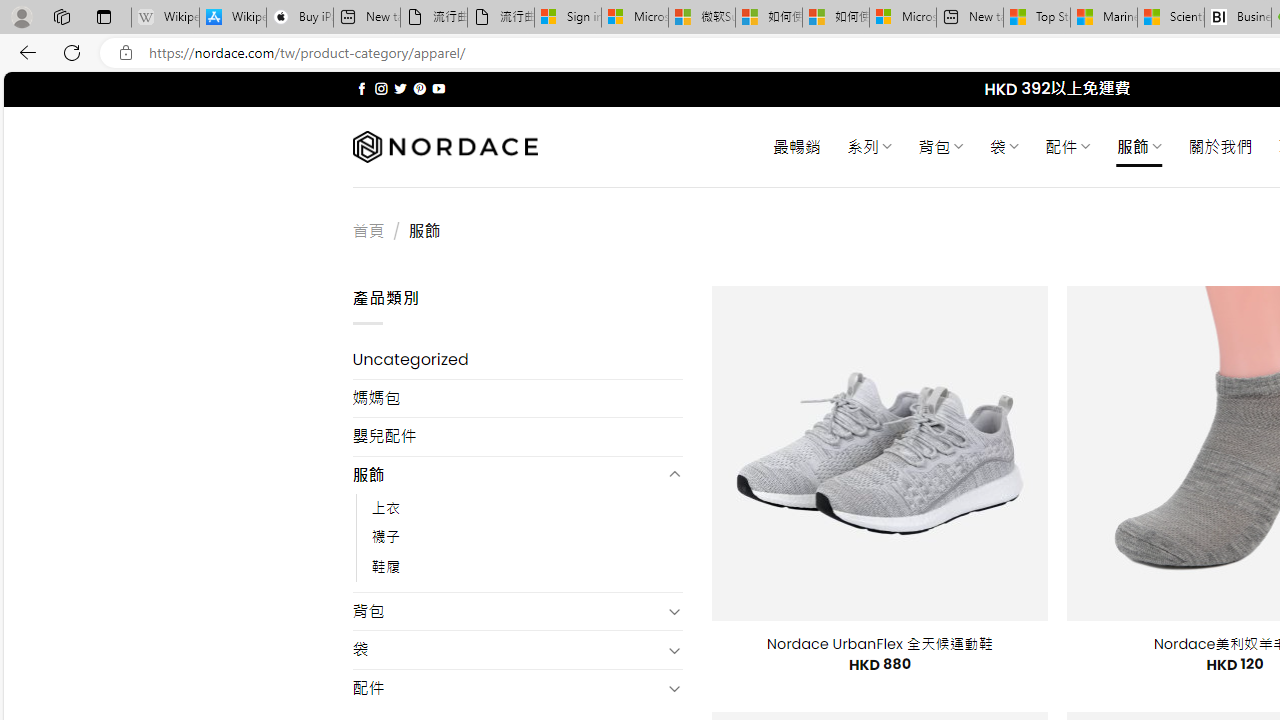 This screenshot has height=720, width=1280. I want to click on 'Uncategorized', so click(517, 360).